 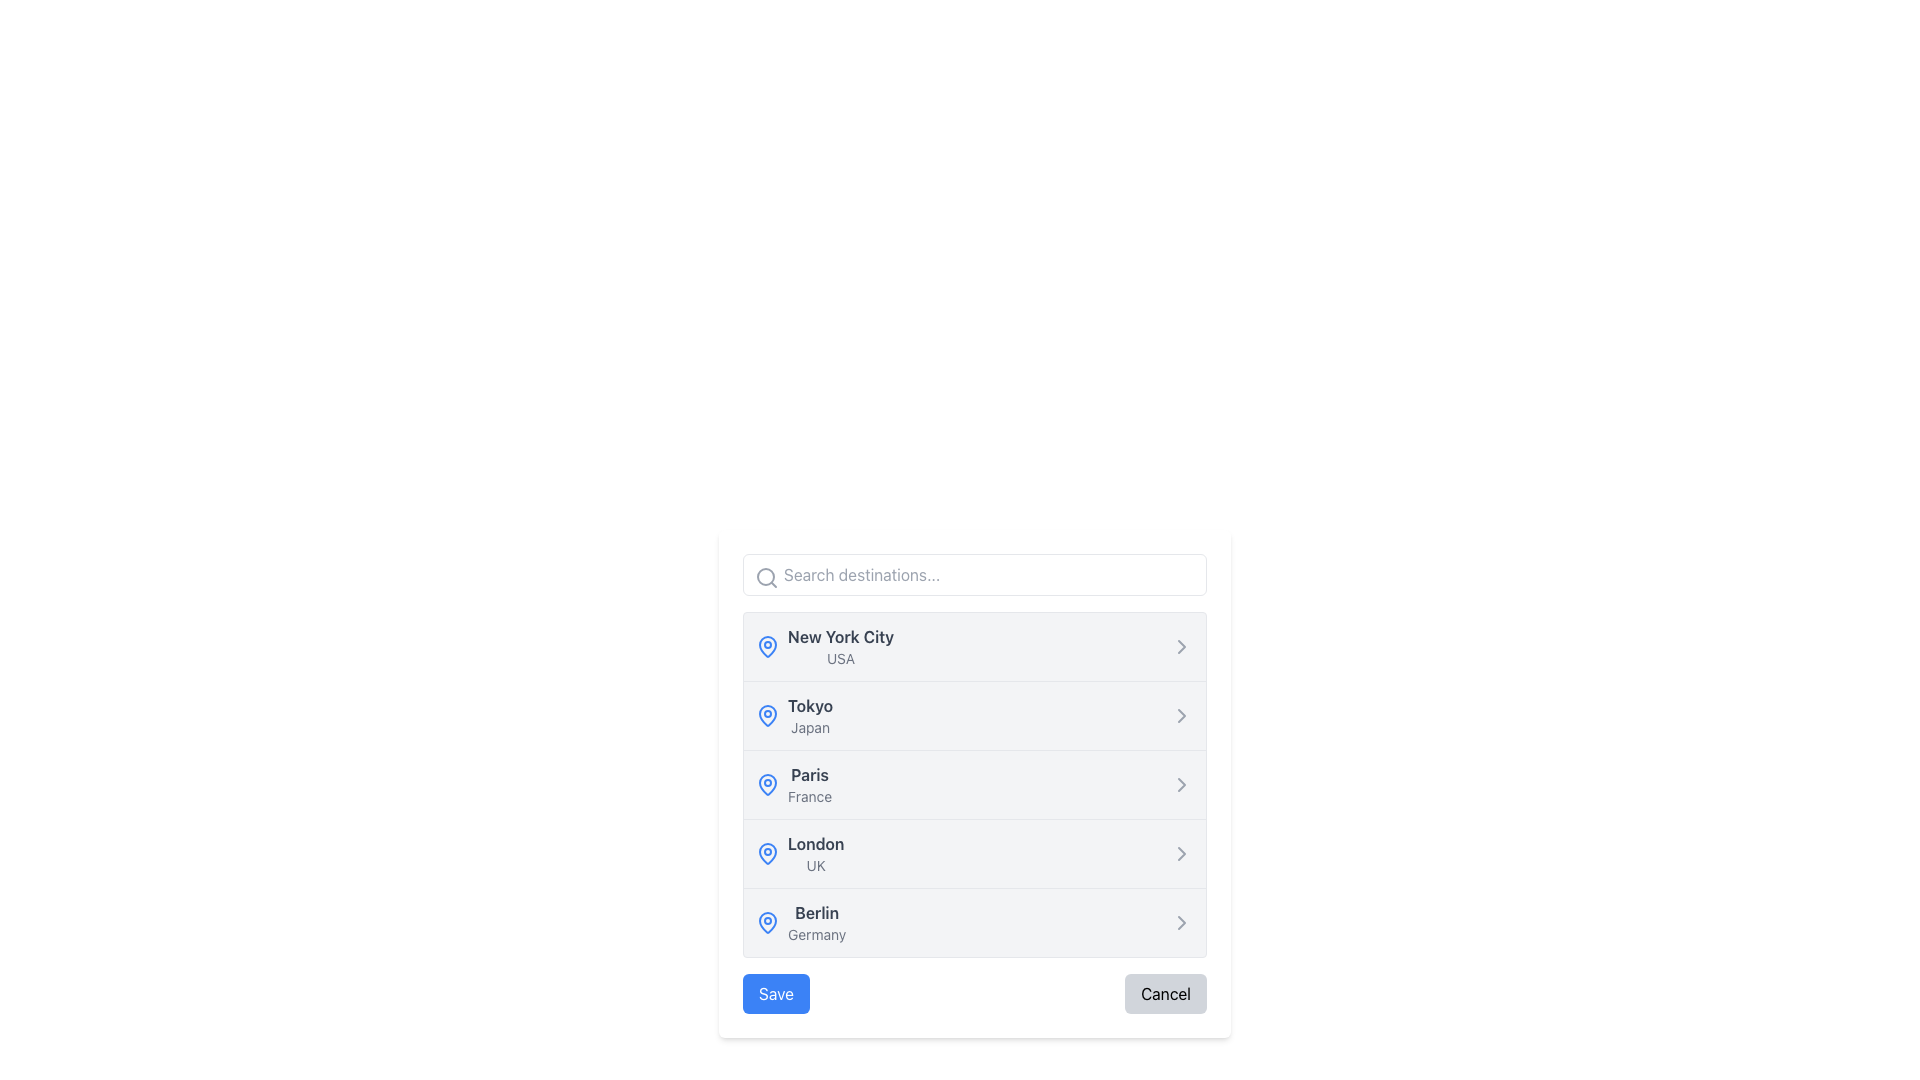 I want to click on the text label reading 'Tokyo', which is styled in bold and placed within a list of city names, positioned below 'New York City' and above 'Paris', so click(x=810, y=704).